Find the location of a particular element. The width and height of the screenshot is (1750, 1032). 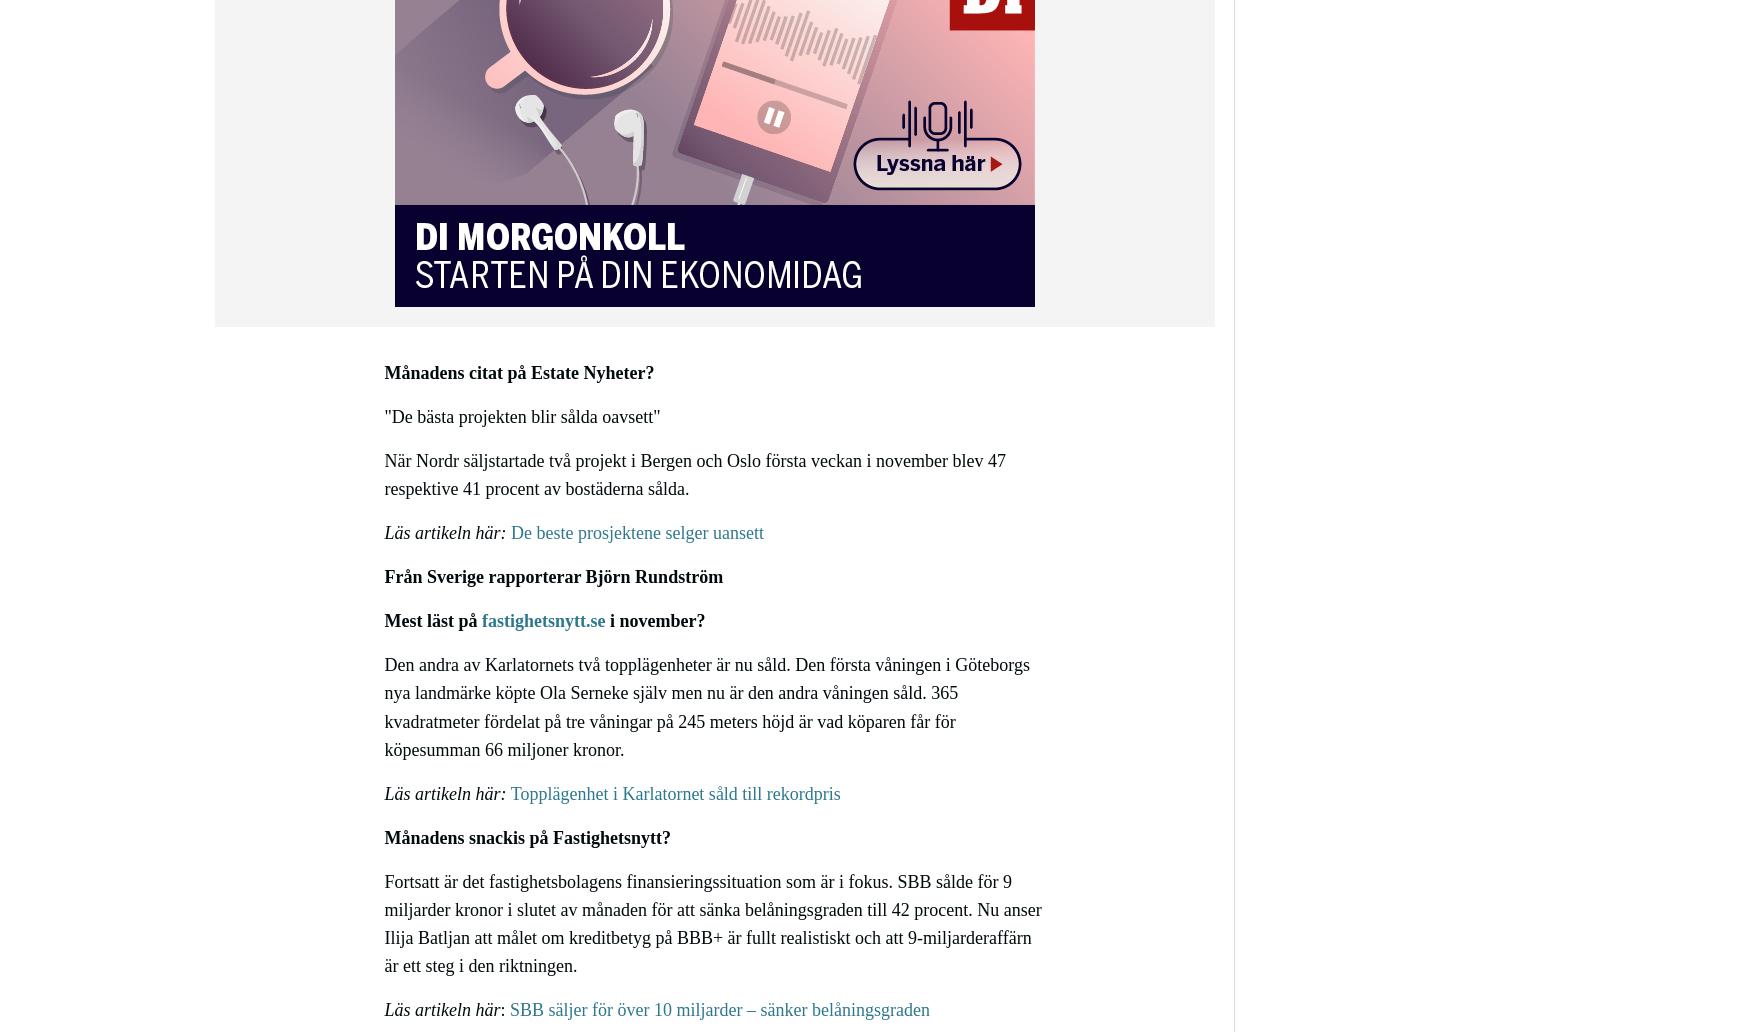

'De beste prosjektene selger uansett' is located at coordinates (636, 533).